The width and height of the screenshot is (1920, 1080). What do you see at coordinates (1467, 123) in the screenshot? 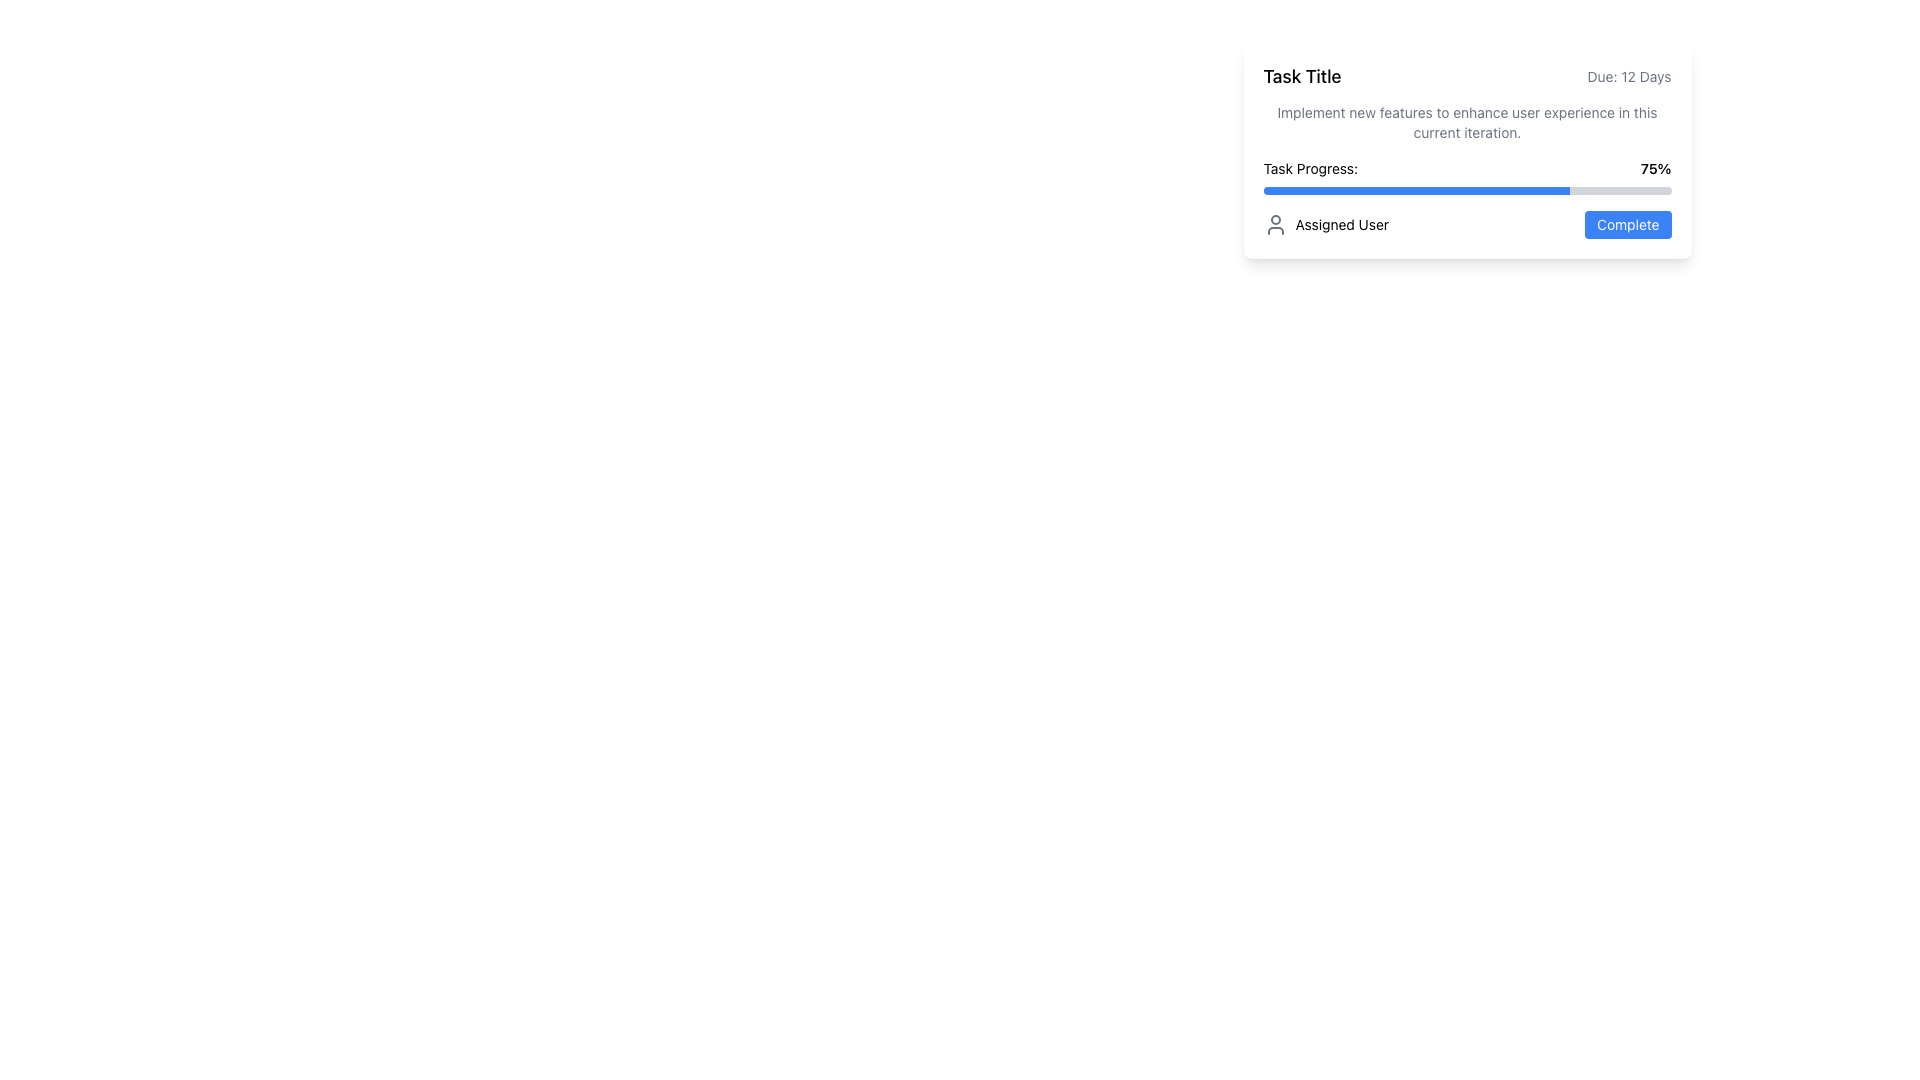
I see `the Text Label that provides a brief description of the task, located directly under the 'Task Title' and above the 'Task Progress:' section` at bounding box center [1467, 123].